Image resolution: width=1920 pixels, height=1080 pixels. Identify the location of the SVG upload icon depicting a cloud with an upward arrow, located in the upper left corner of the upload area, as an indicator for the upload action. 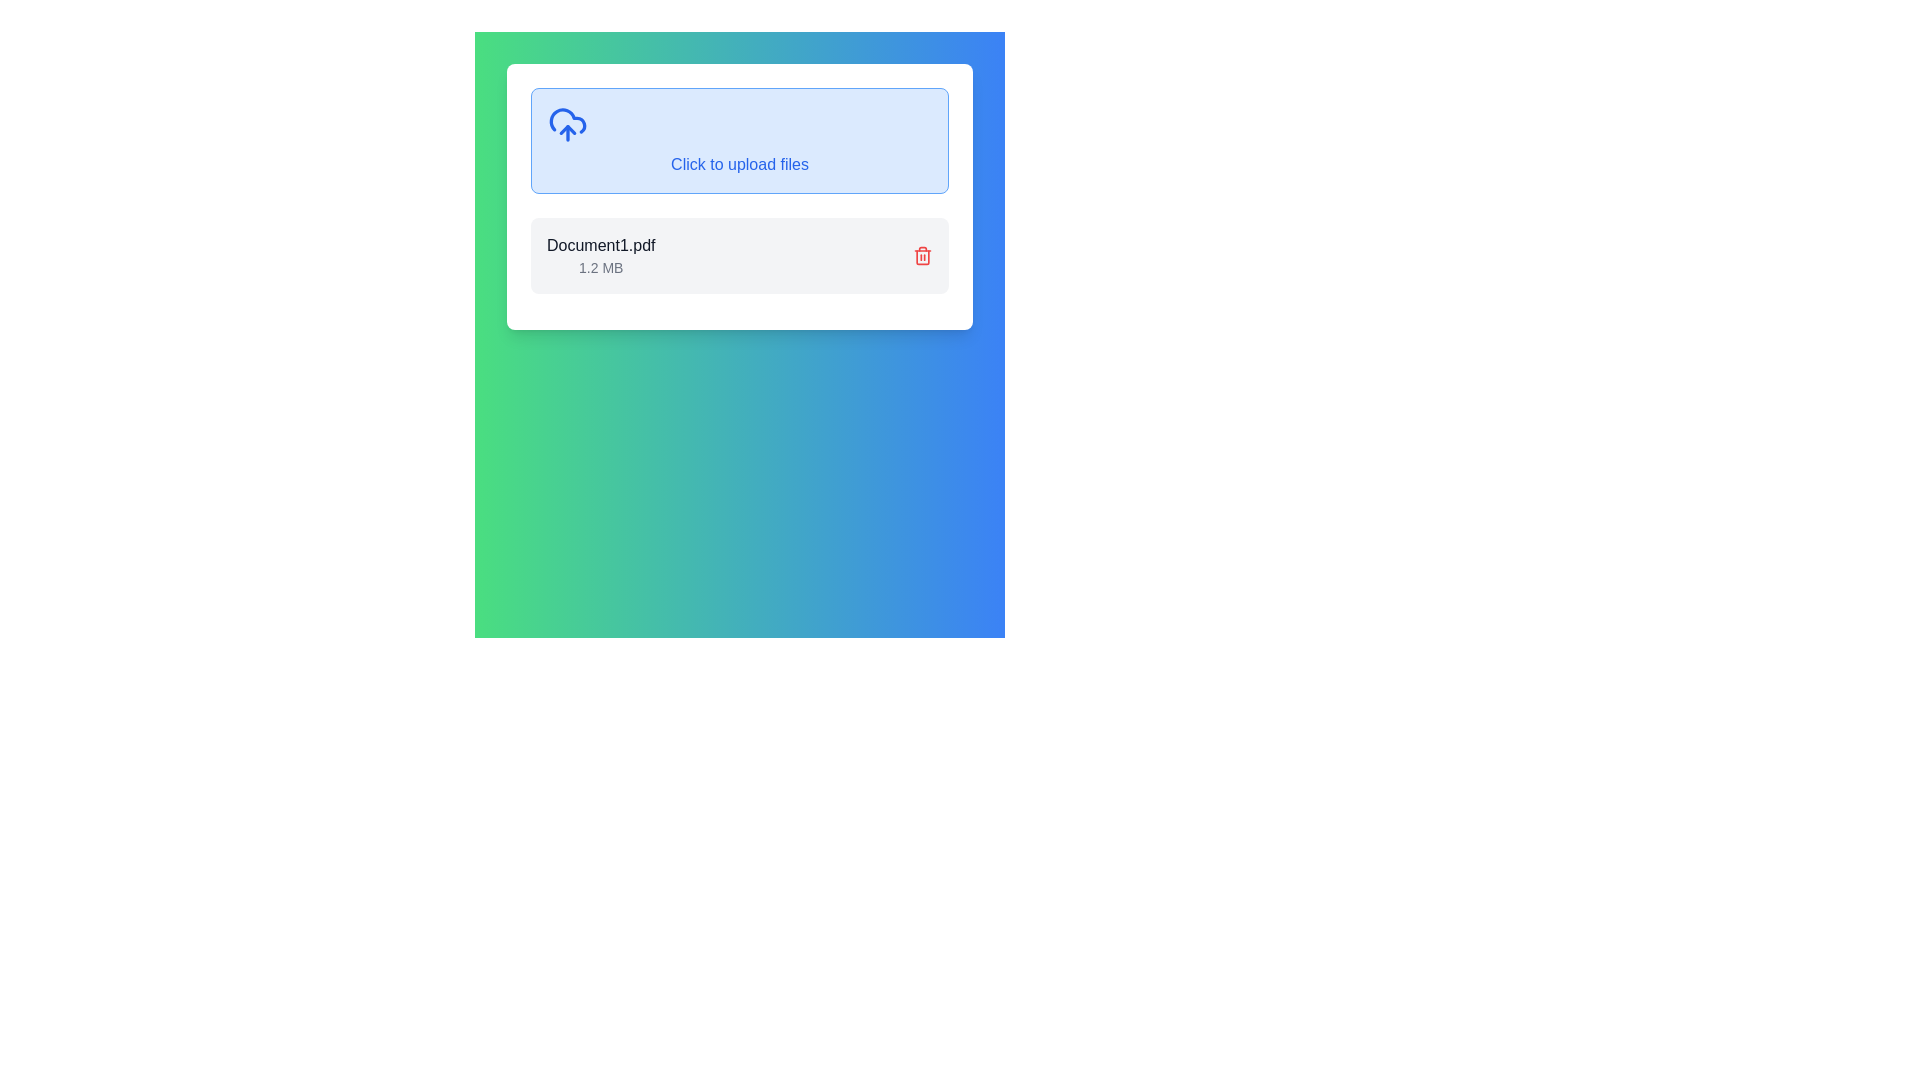
(566, 124).